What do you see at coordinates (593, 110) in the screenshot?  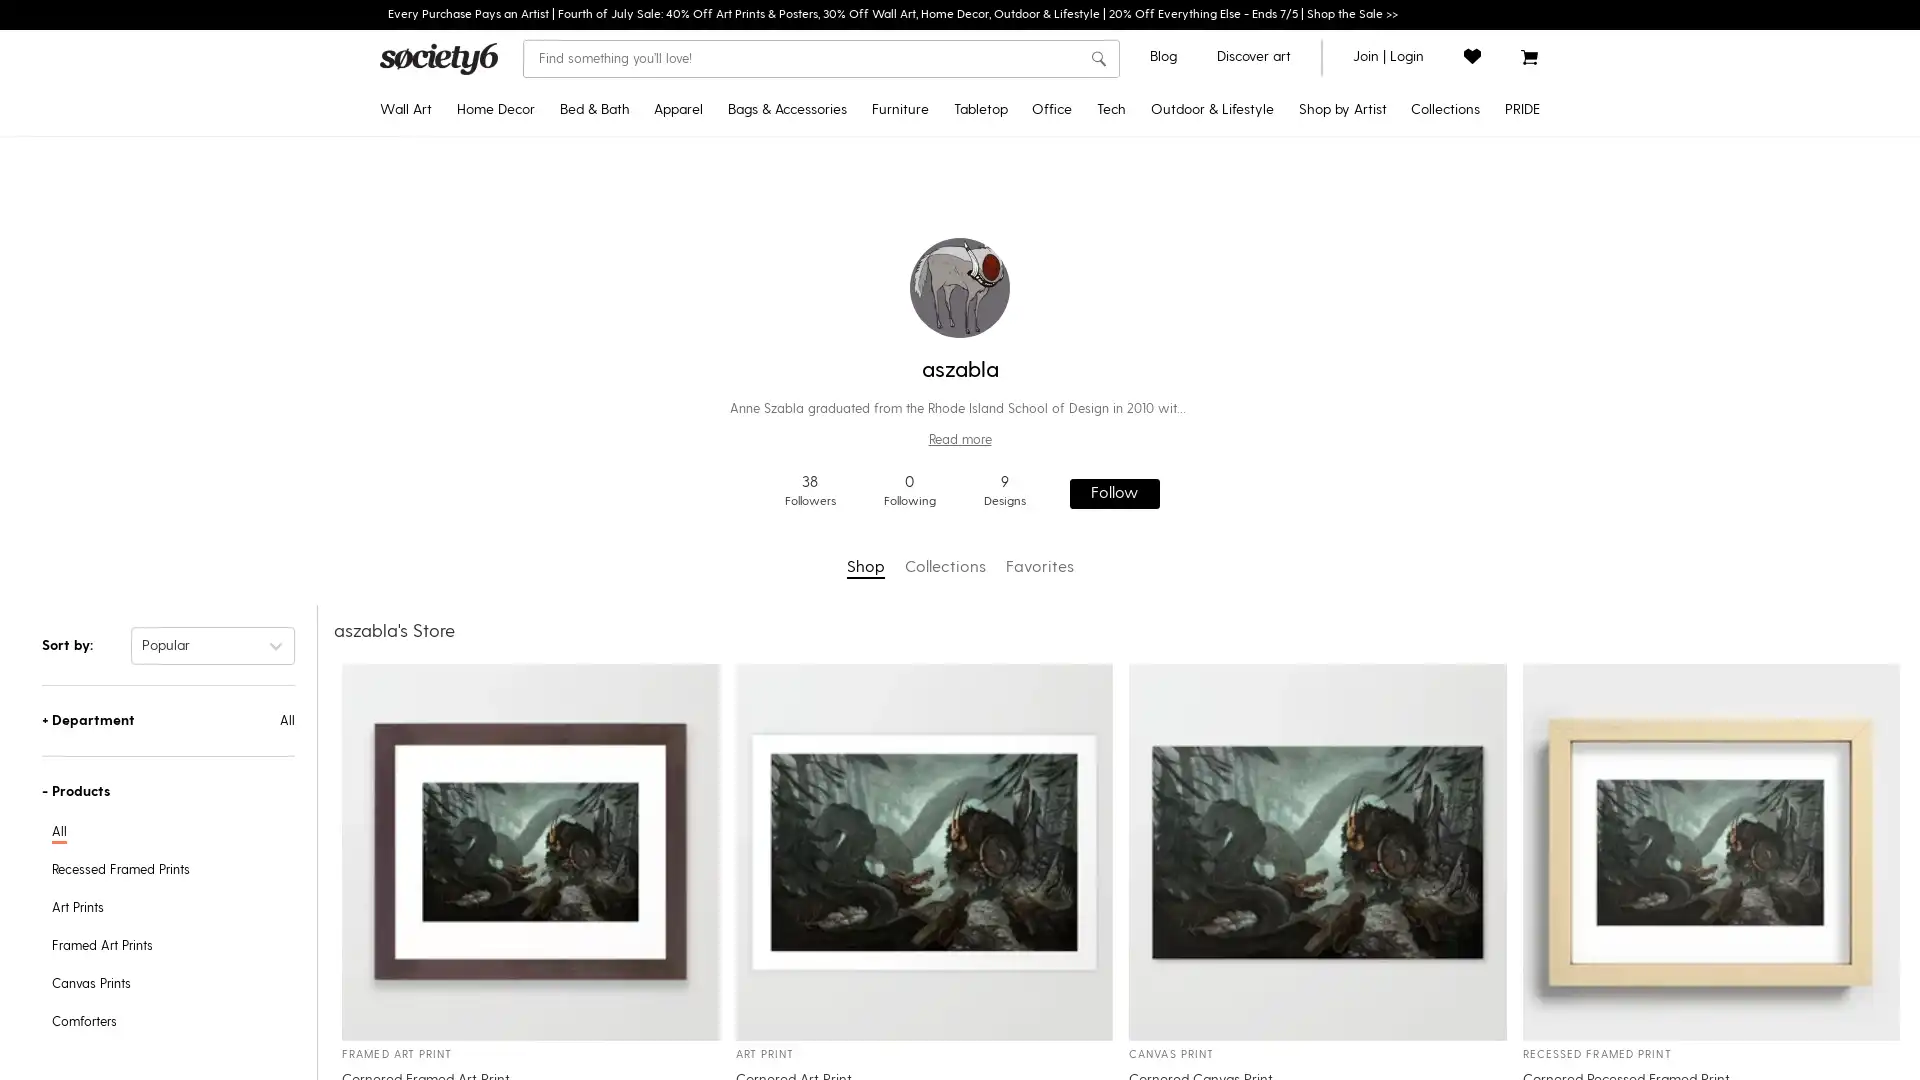 I see `Bed & Bath` at bounding box center [593, 110].